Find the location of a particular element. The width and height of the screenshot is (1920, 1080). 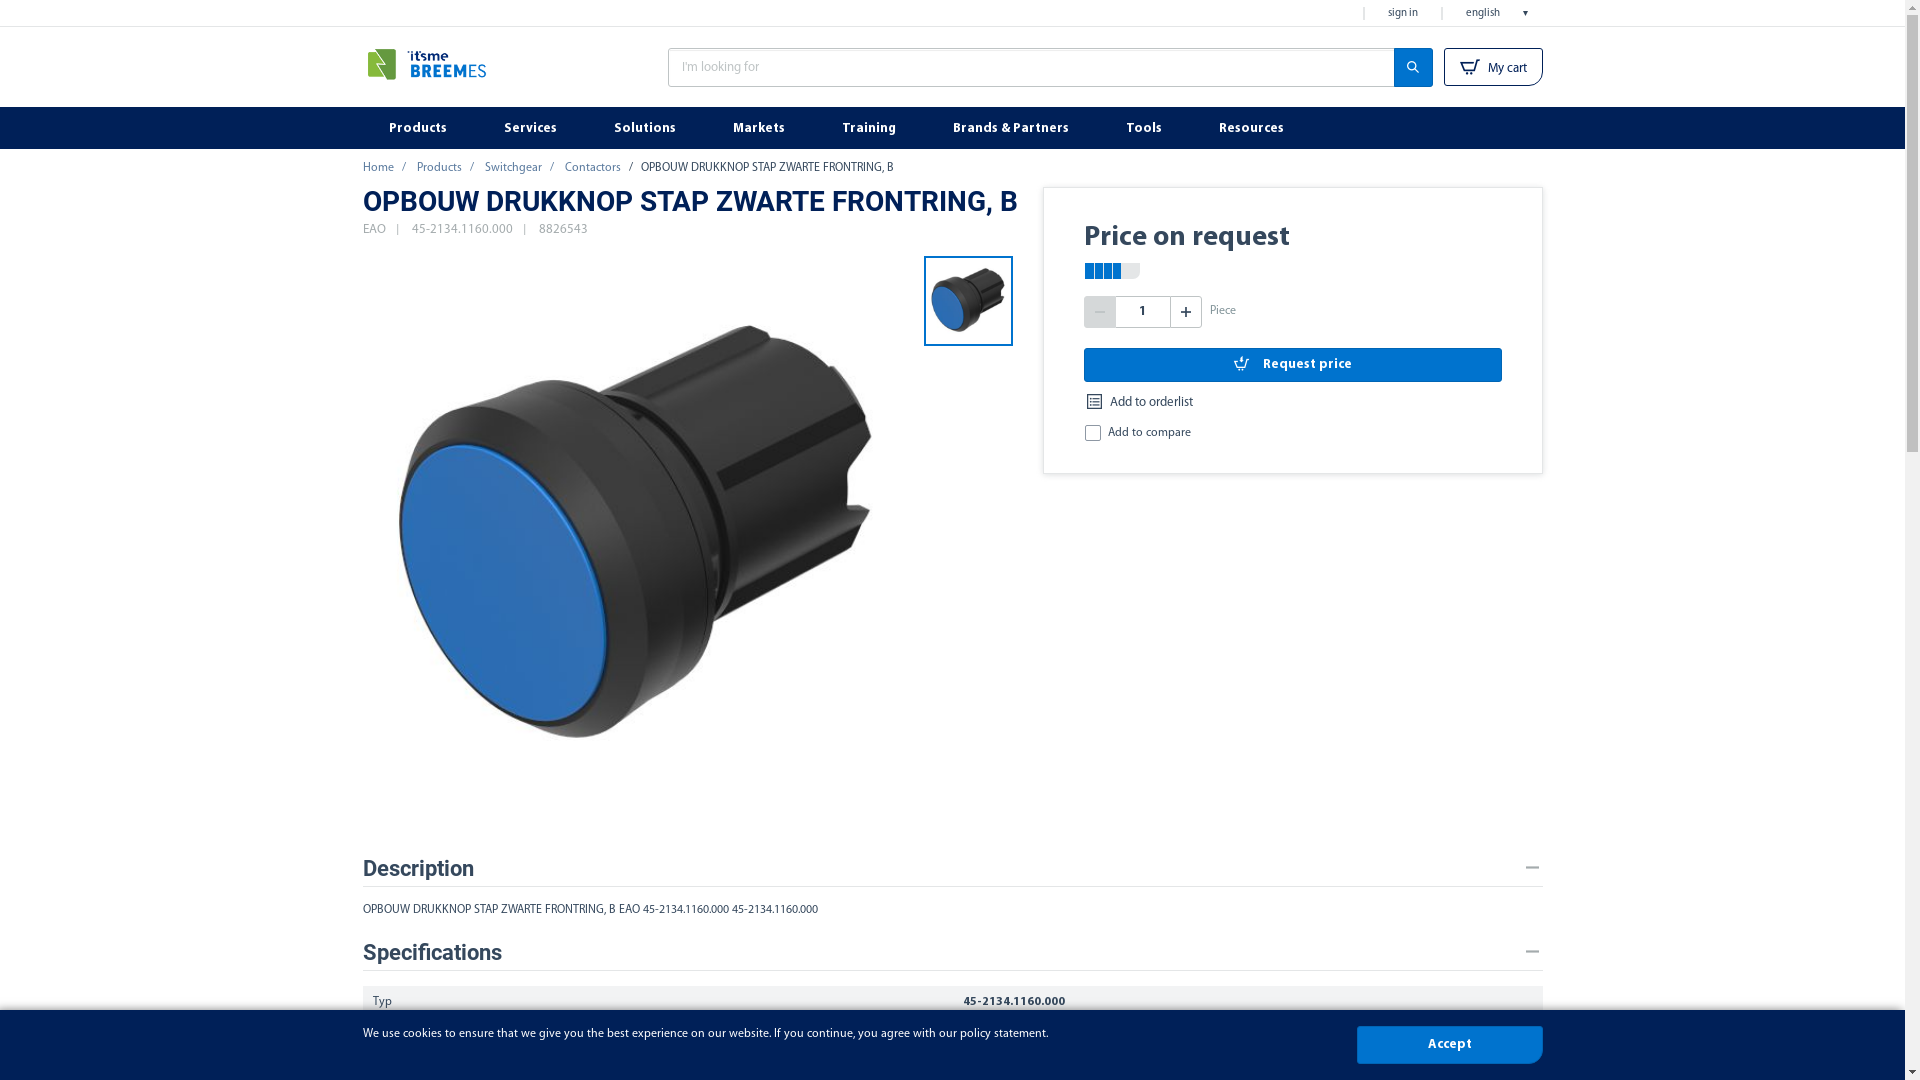

'Add to orderlist' is located at coordinates (1138, 403).